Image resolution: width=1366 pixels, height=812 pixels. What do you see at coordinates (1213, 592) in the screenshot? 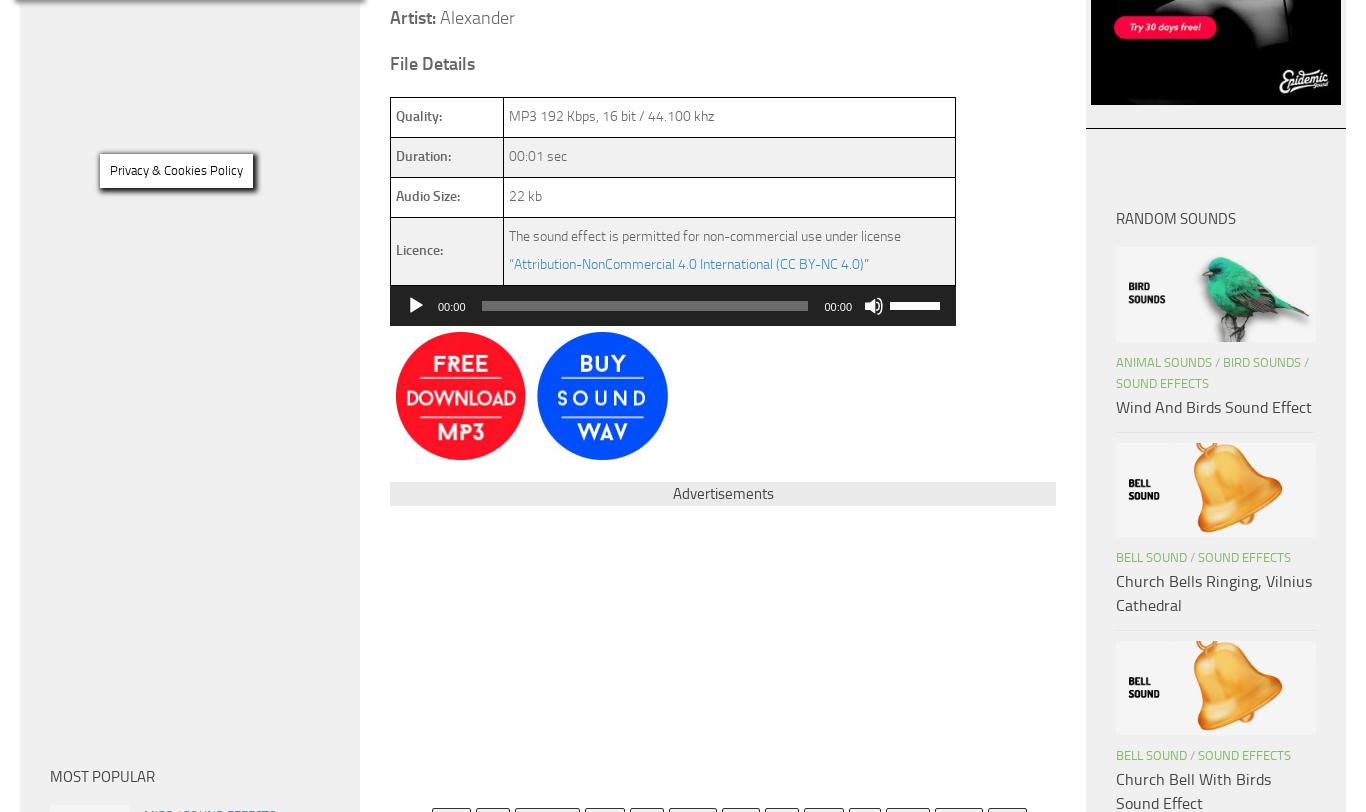
I see `'Church Bells Ringing, Vilnius Cathedral'` at bounding box center [1213, 592].